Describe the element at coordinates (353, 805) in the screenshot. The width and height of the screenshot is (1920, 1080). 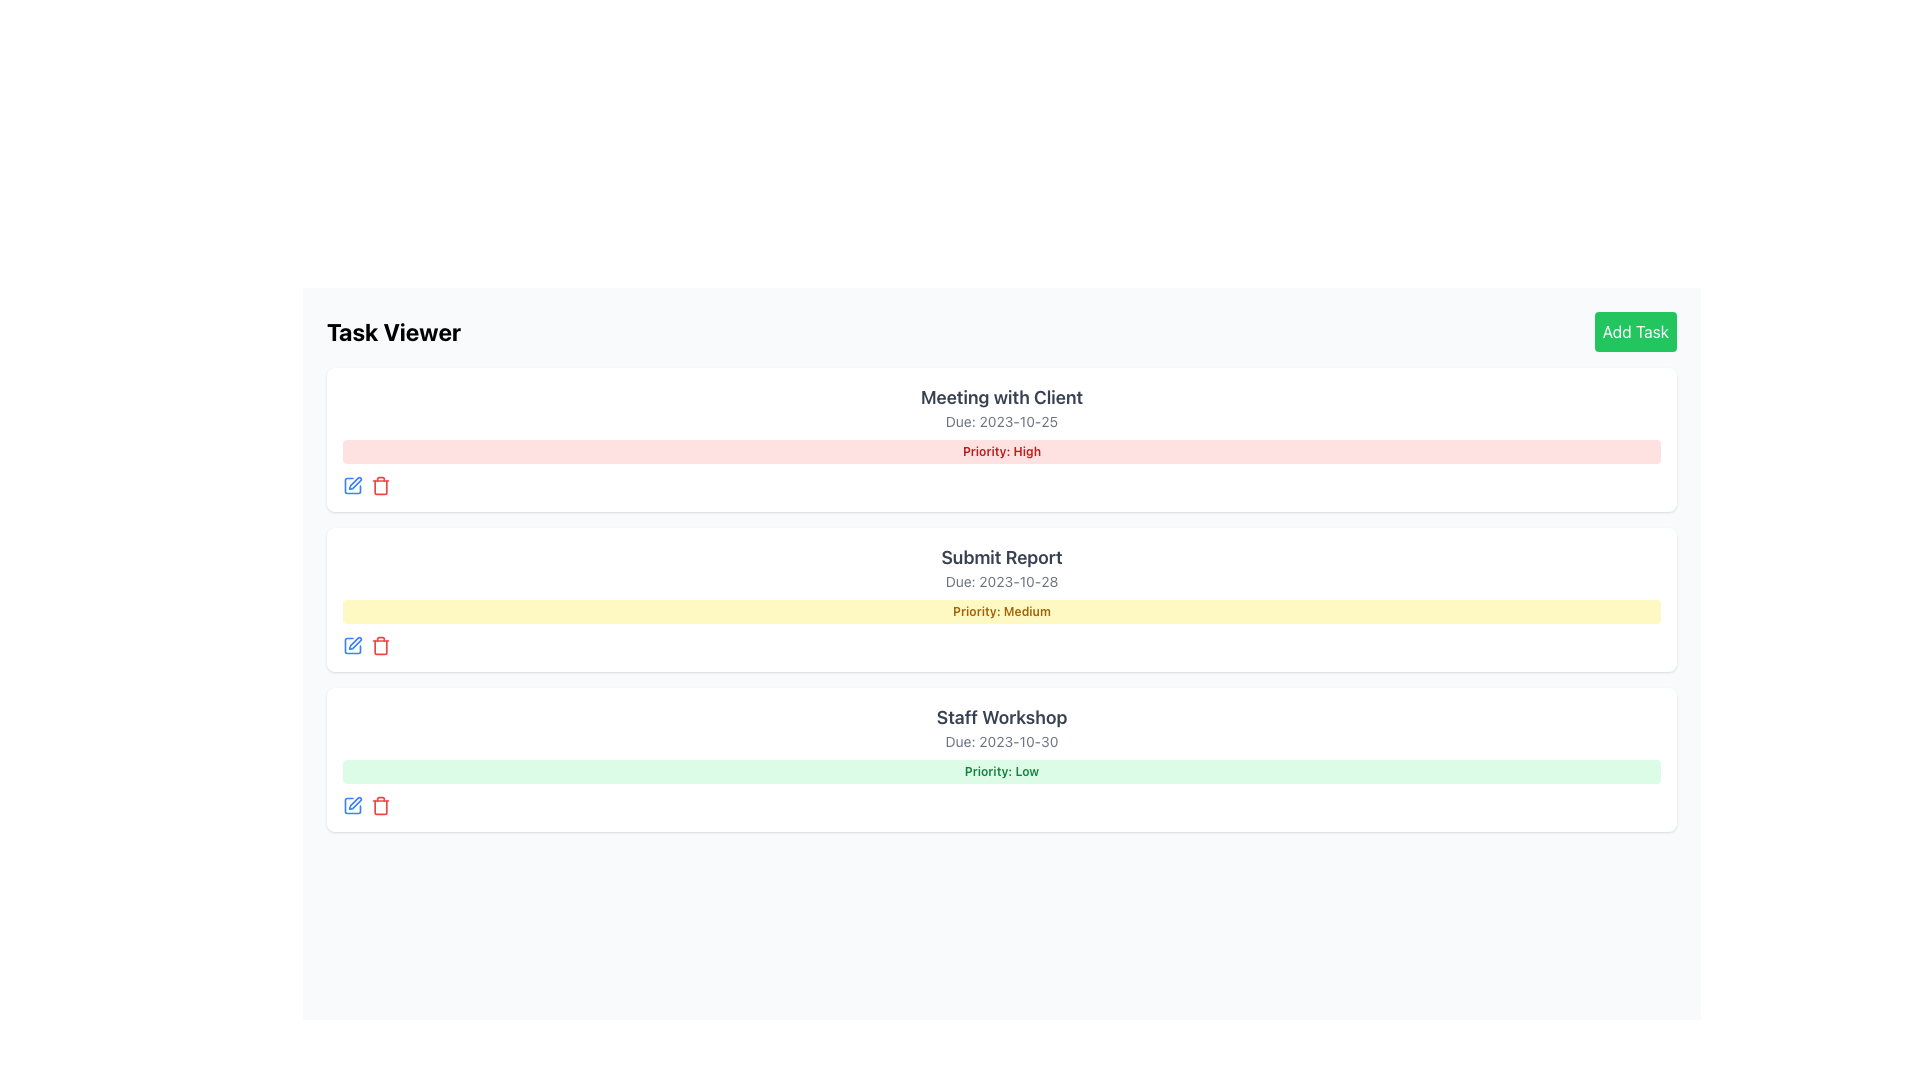
I see `the interactive edit button located at the top-left corner of the task entry icons` at that location.